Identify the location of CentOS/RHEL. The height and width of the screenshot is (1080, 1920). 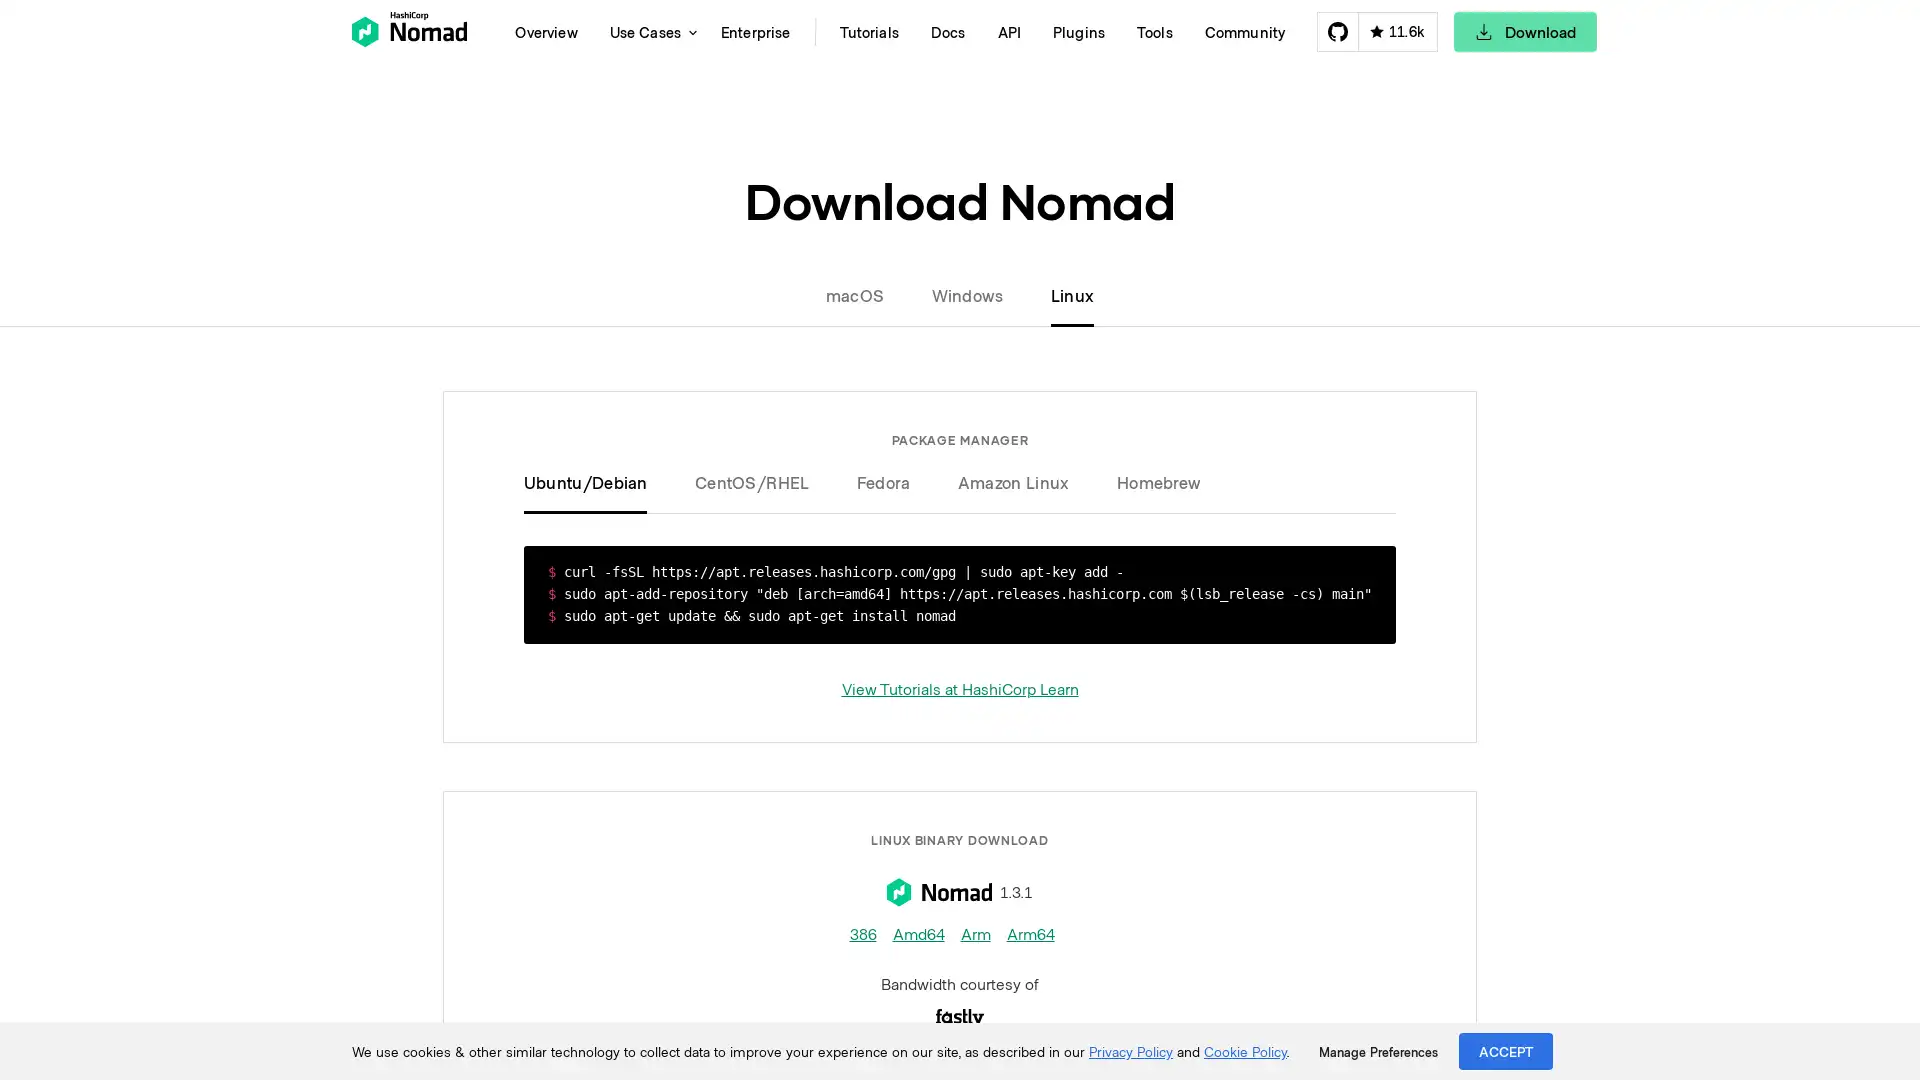
(751, 482).